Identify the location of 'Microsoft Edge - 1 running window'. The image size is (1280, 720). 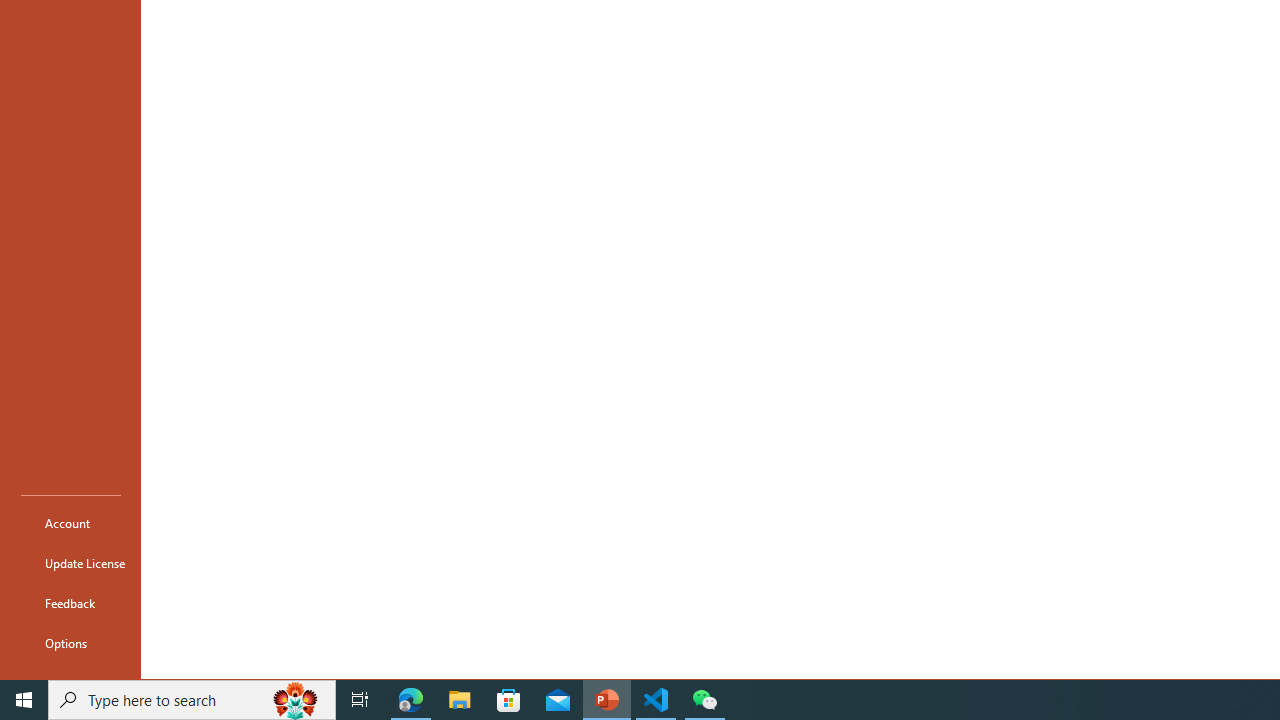
(410, 698).